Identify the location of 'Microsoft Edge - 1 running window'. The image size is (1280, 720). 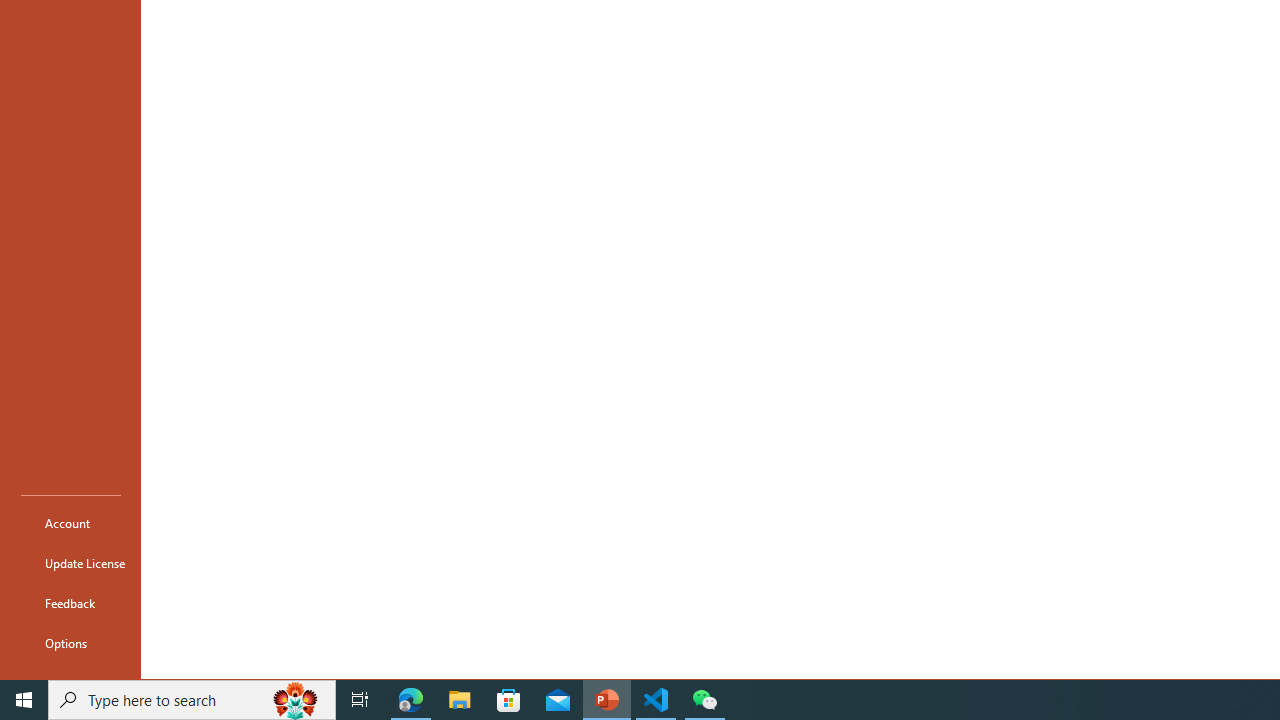
(410, 698).